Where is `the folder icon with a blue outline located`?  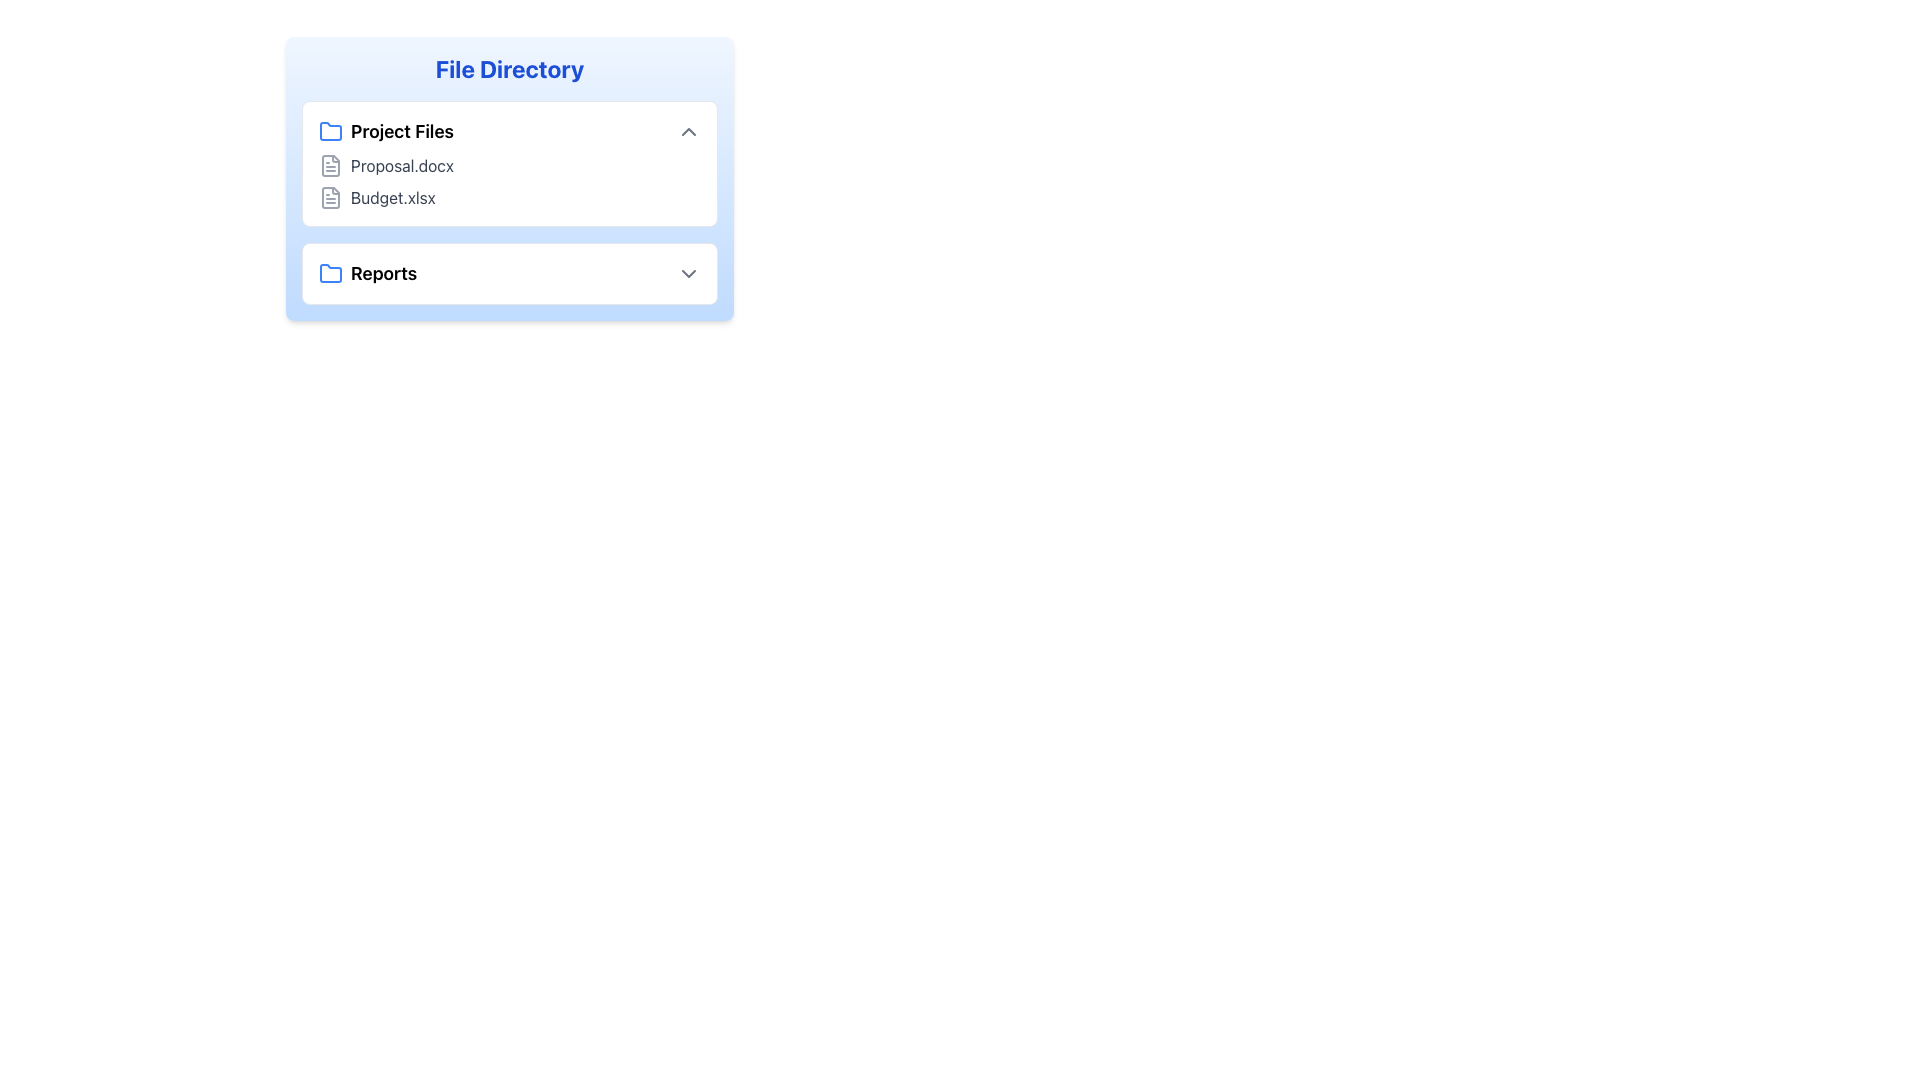 the folder icon with a blue outline located is located at coordinates (331, 131).